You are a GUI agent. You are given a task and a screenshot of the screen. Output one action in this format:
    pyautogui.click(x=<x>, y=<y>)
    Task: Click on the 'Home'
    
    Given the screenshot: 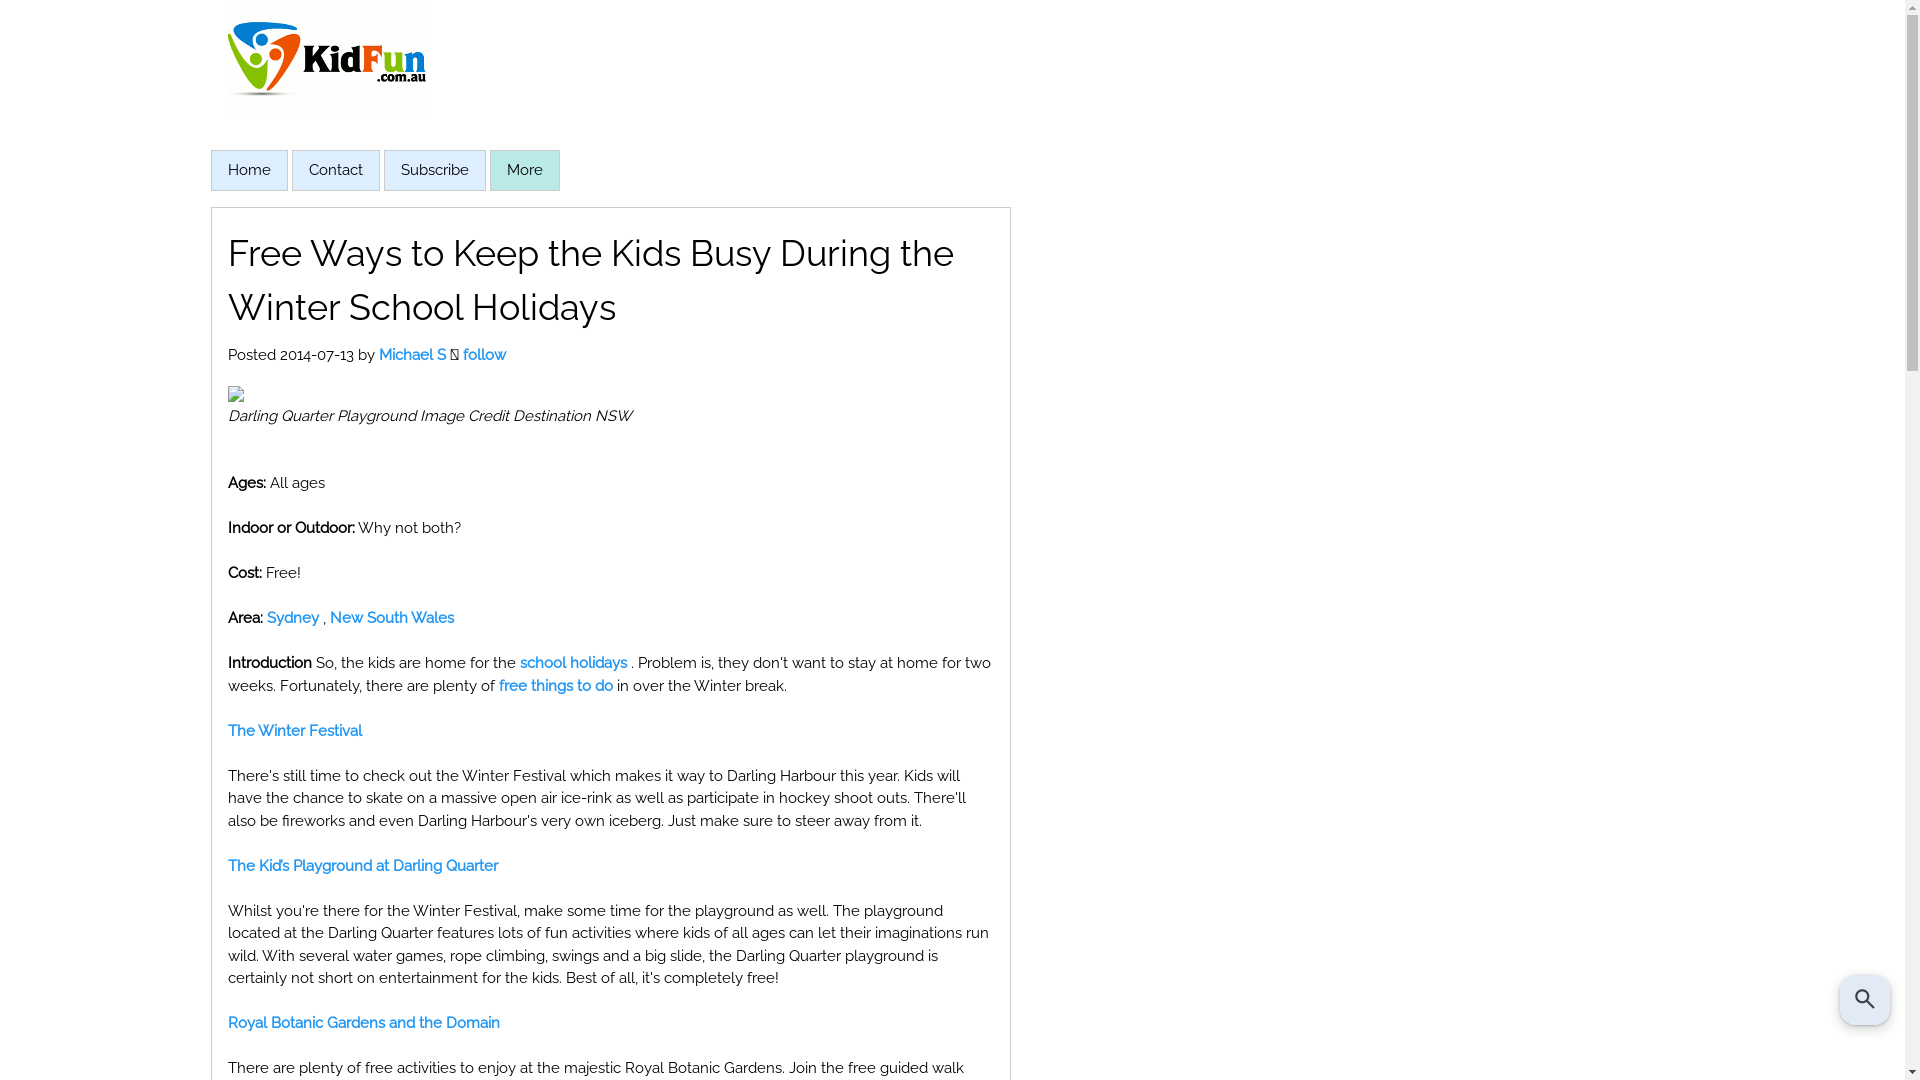 What is the action you would take?
    pyautogui.click(x=248, y=168)
    